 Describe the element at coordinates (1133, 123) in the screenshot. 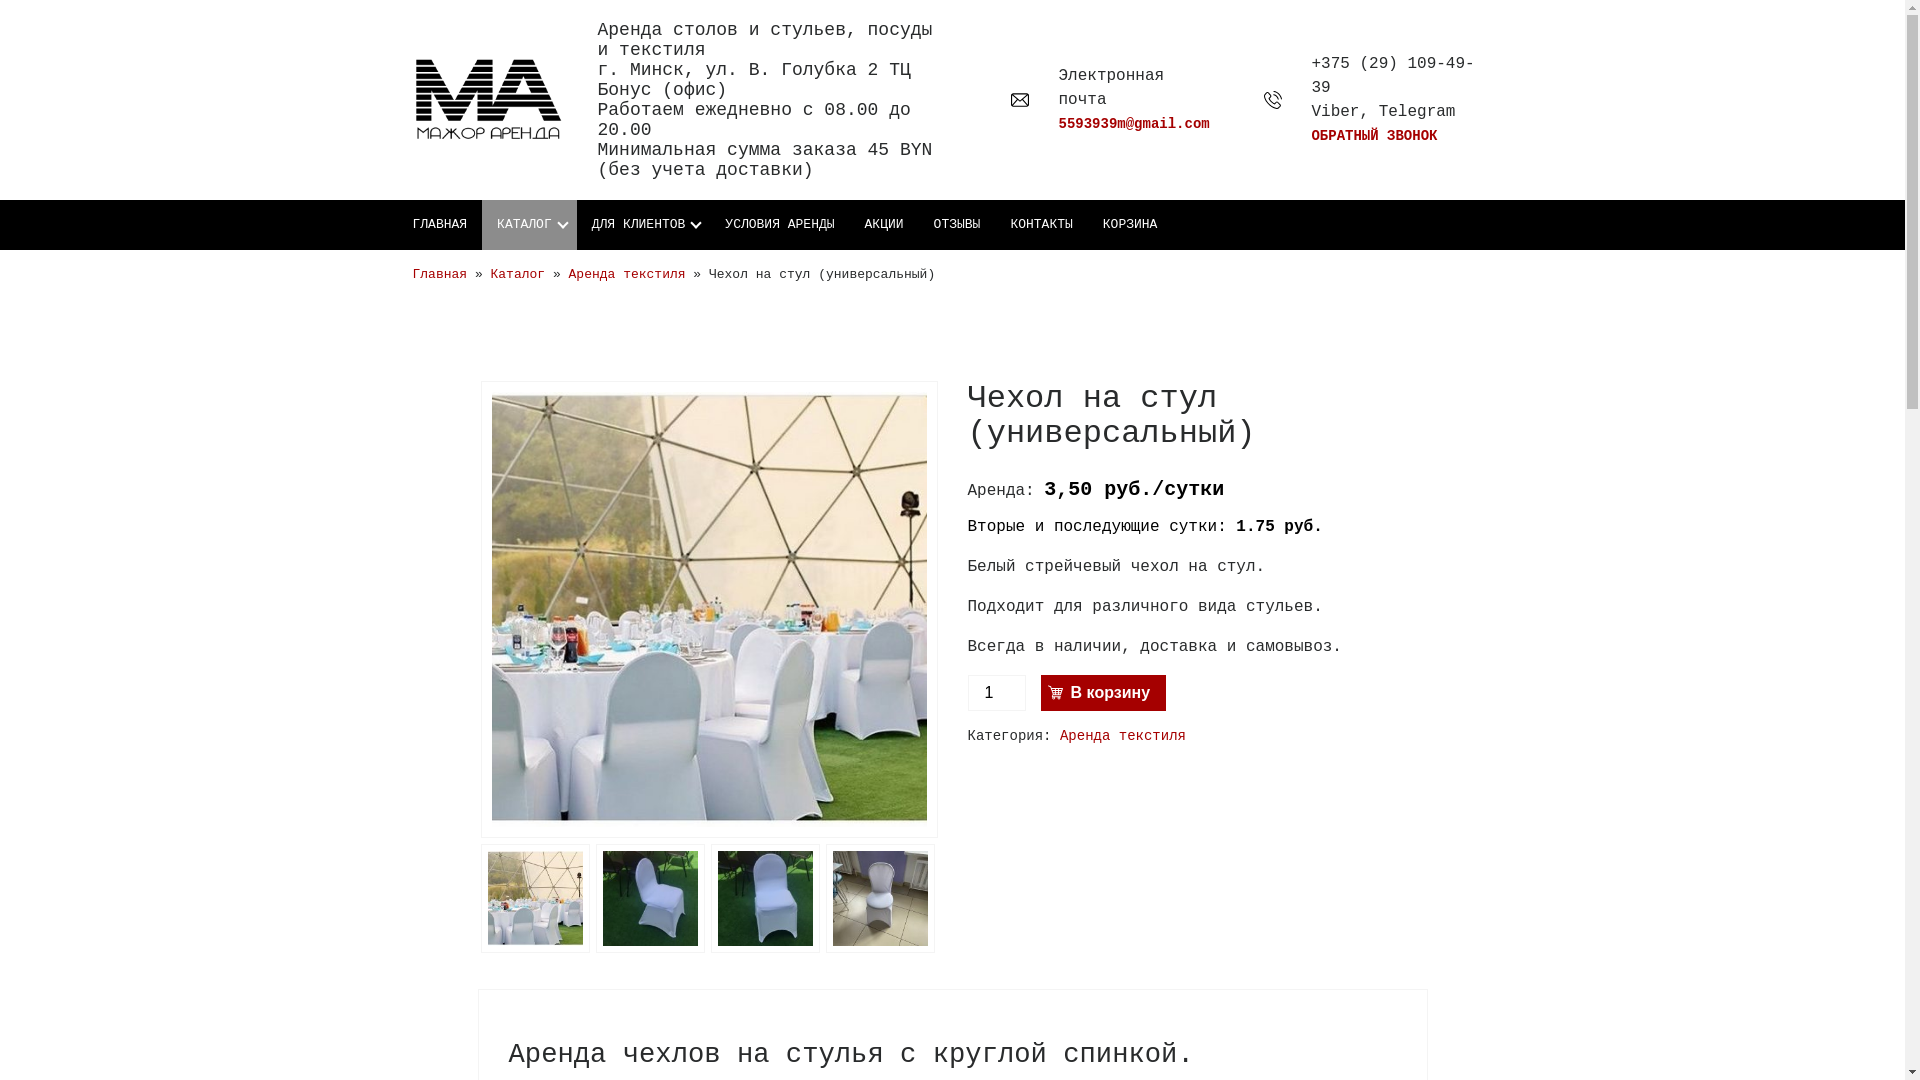

I see `'5593939m@gmail.com'` at that location.